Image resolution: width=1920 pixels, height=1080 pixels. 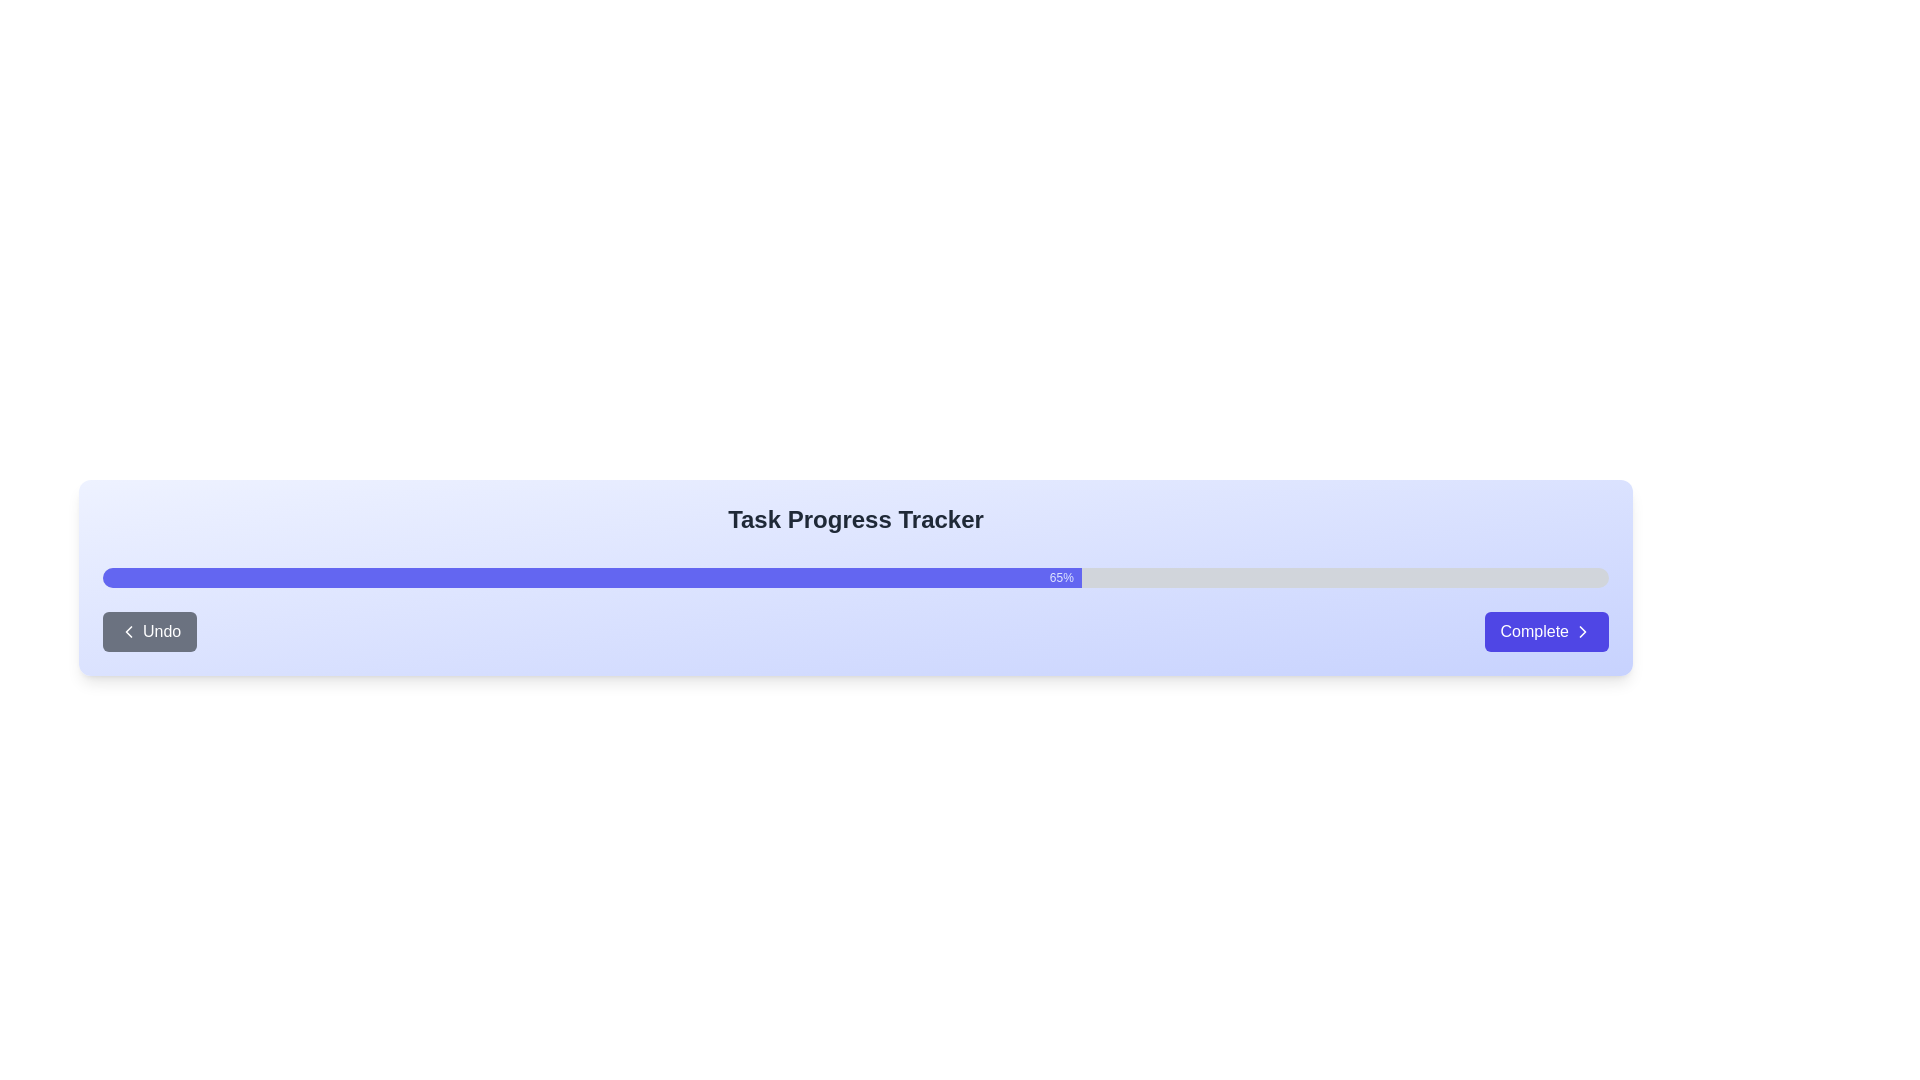 I want to click on the rightward-pointing chevron icon located at the center-right of the purple 'Complete' button, so click(x=1582, y=632).